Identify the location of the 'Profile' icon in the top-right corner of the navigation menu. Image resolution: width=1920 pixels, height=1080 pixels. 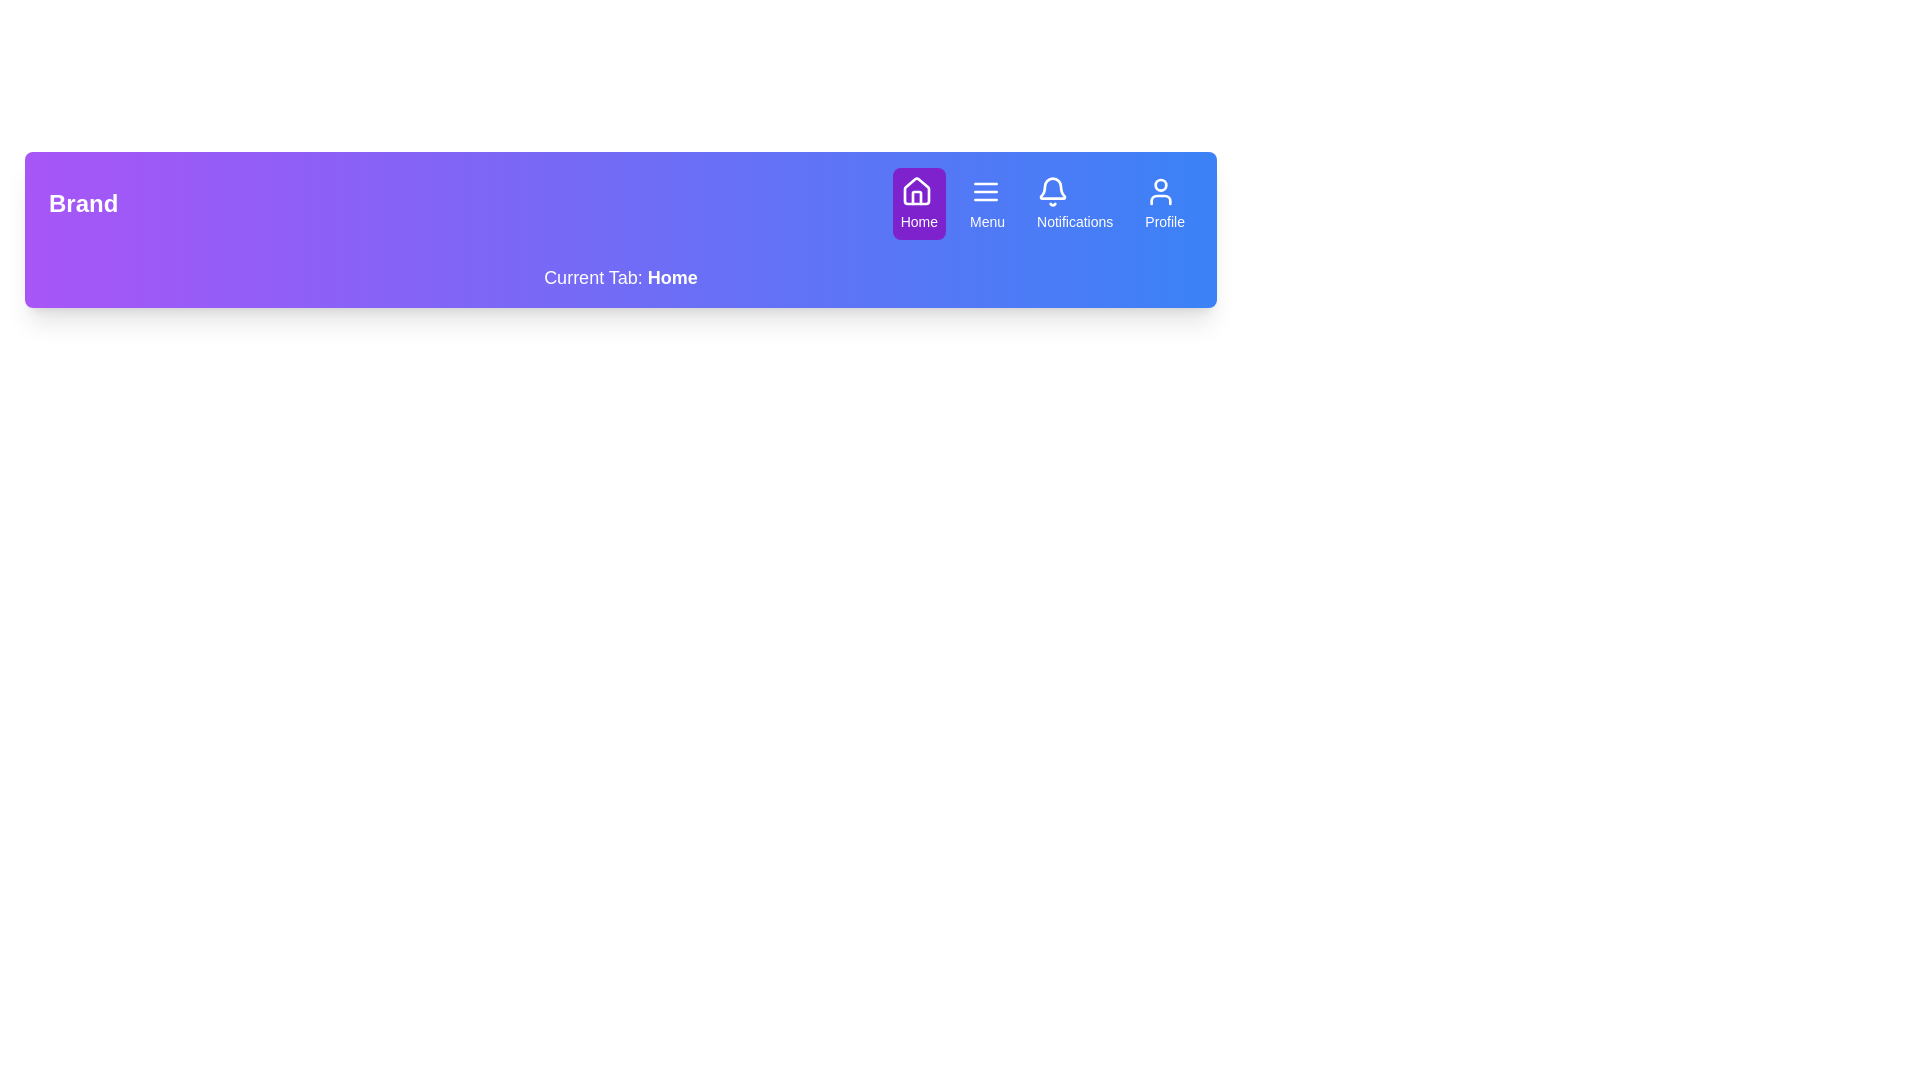
(1161, 192).